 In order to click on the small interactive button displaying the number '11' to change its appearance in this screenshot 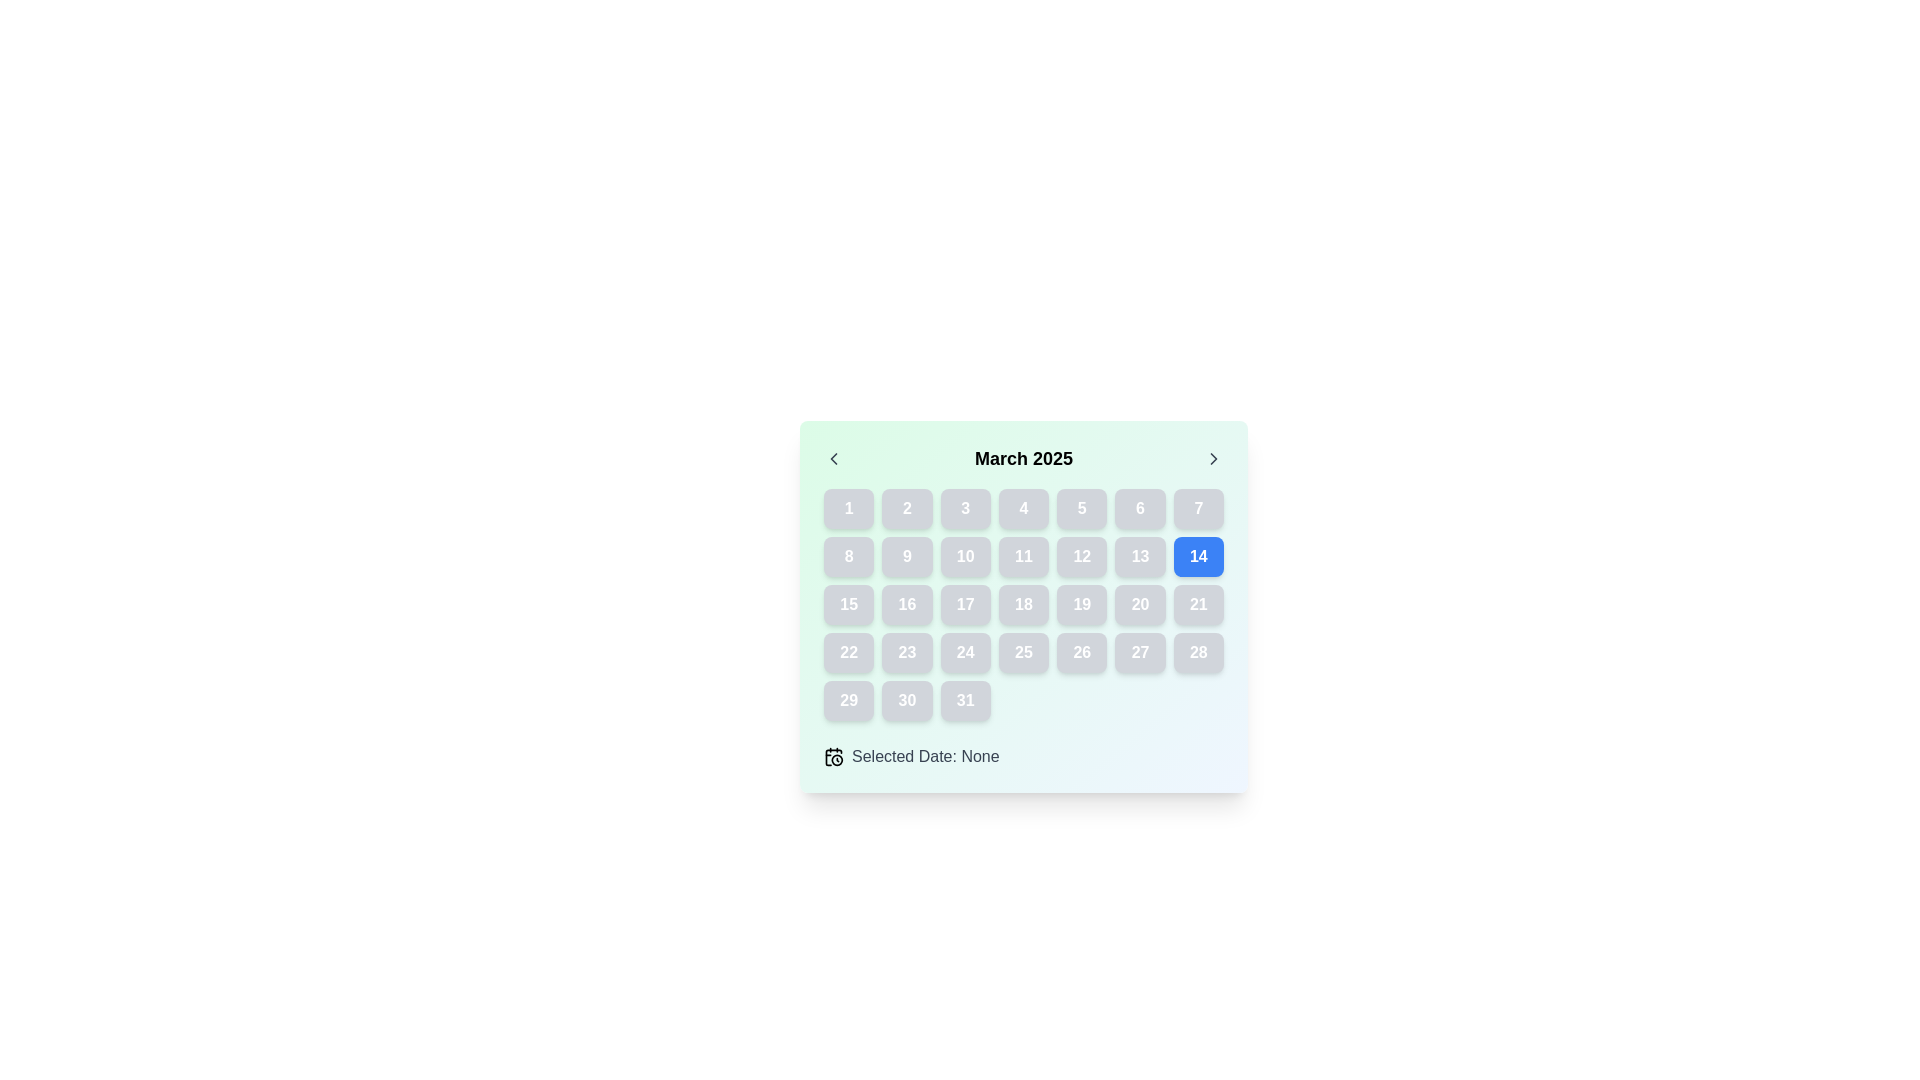, I will do `click(1023, 556)`.